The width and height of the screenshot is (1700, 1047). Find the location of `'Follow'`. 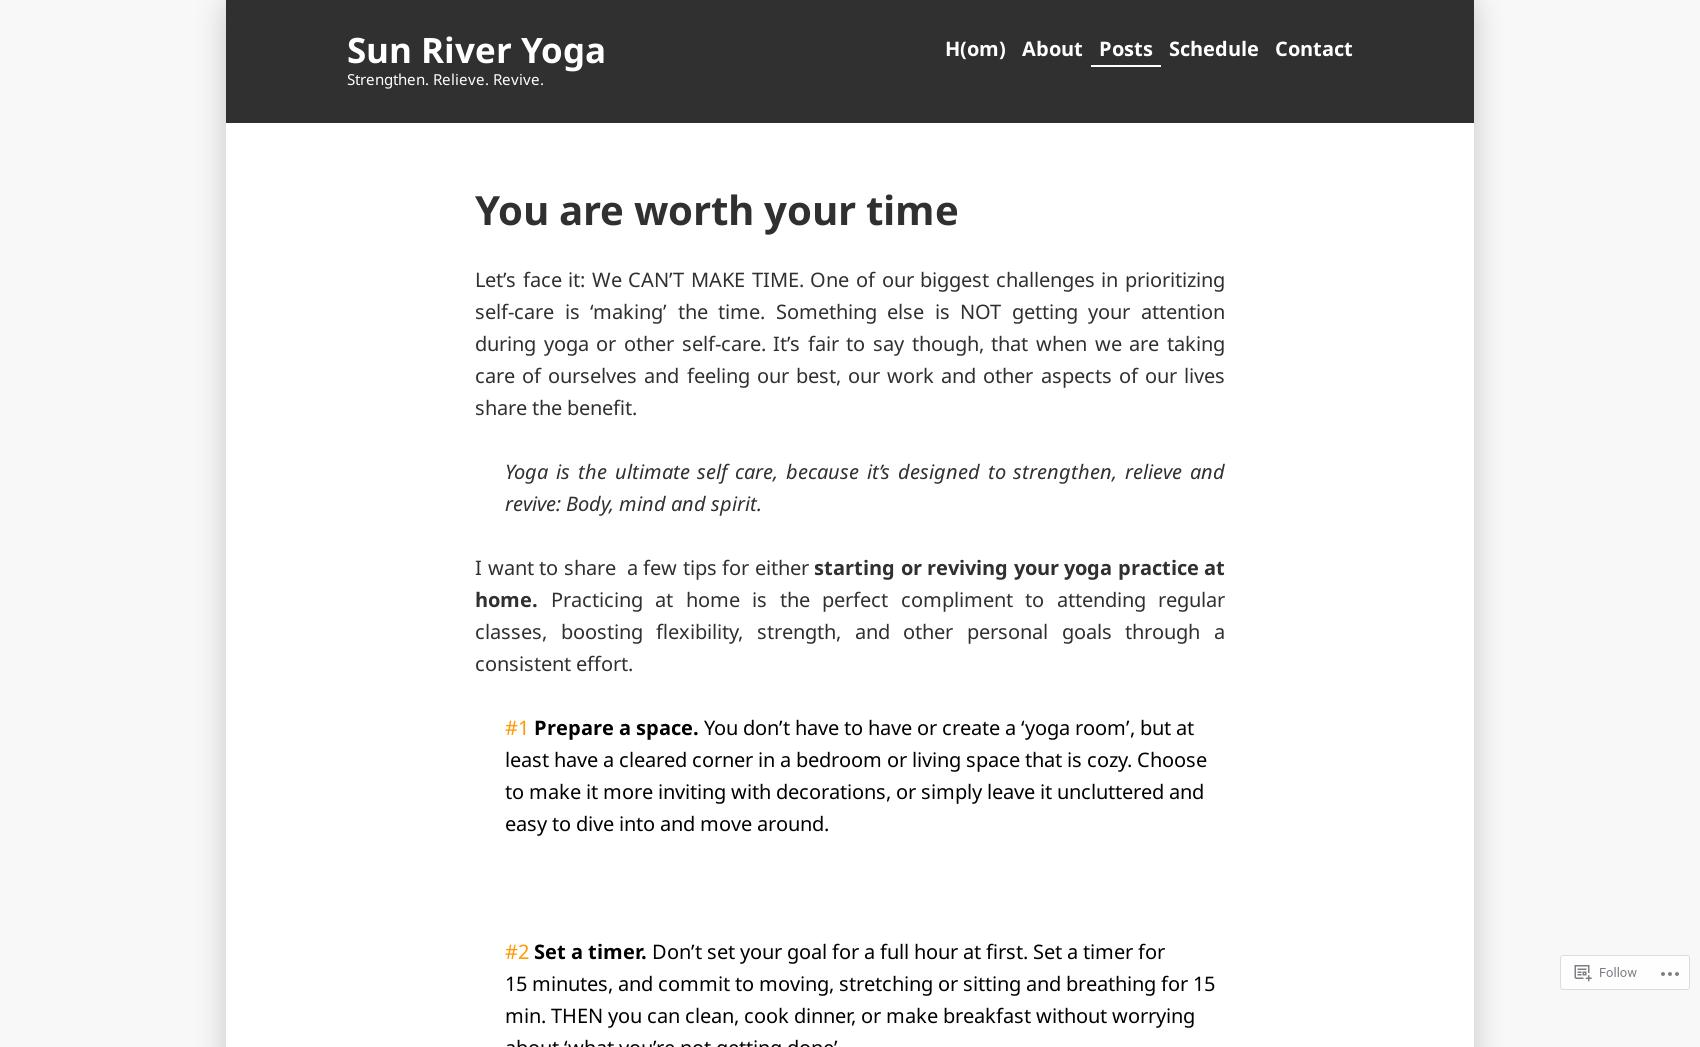

'Follow' is located at coordinates (1617, 971).